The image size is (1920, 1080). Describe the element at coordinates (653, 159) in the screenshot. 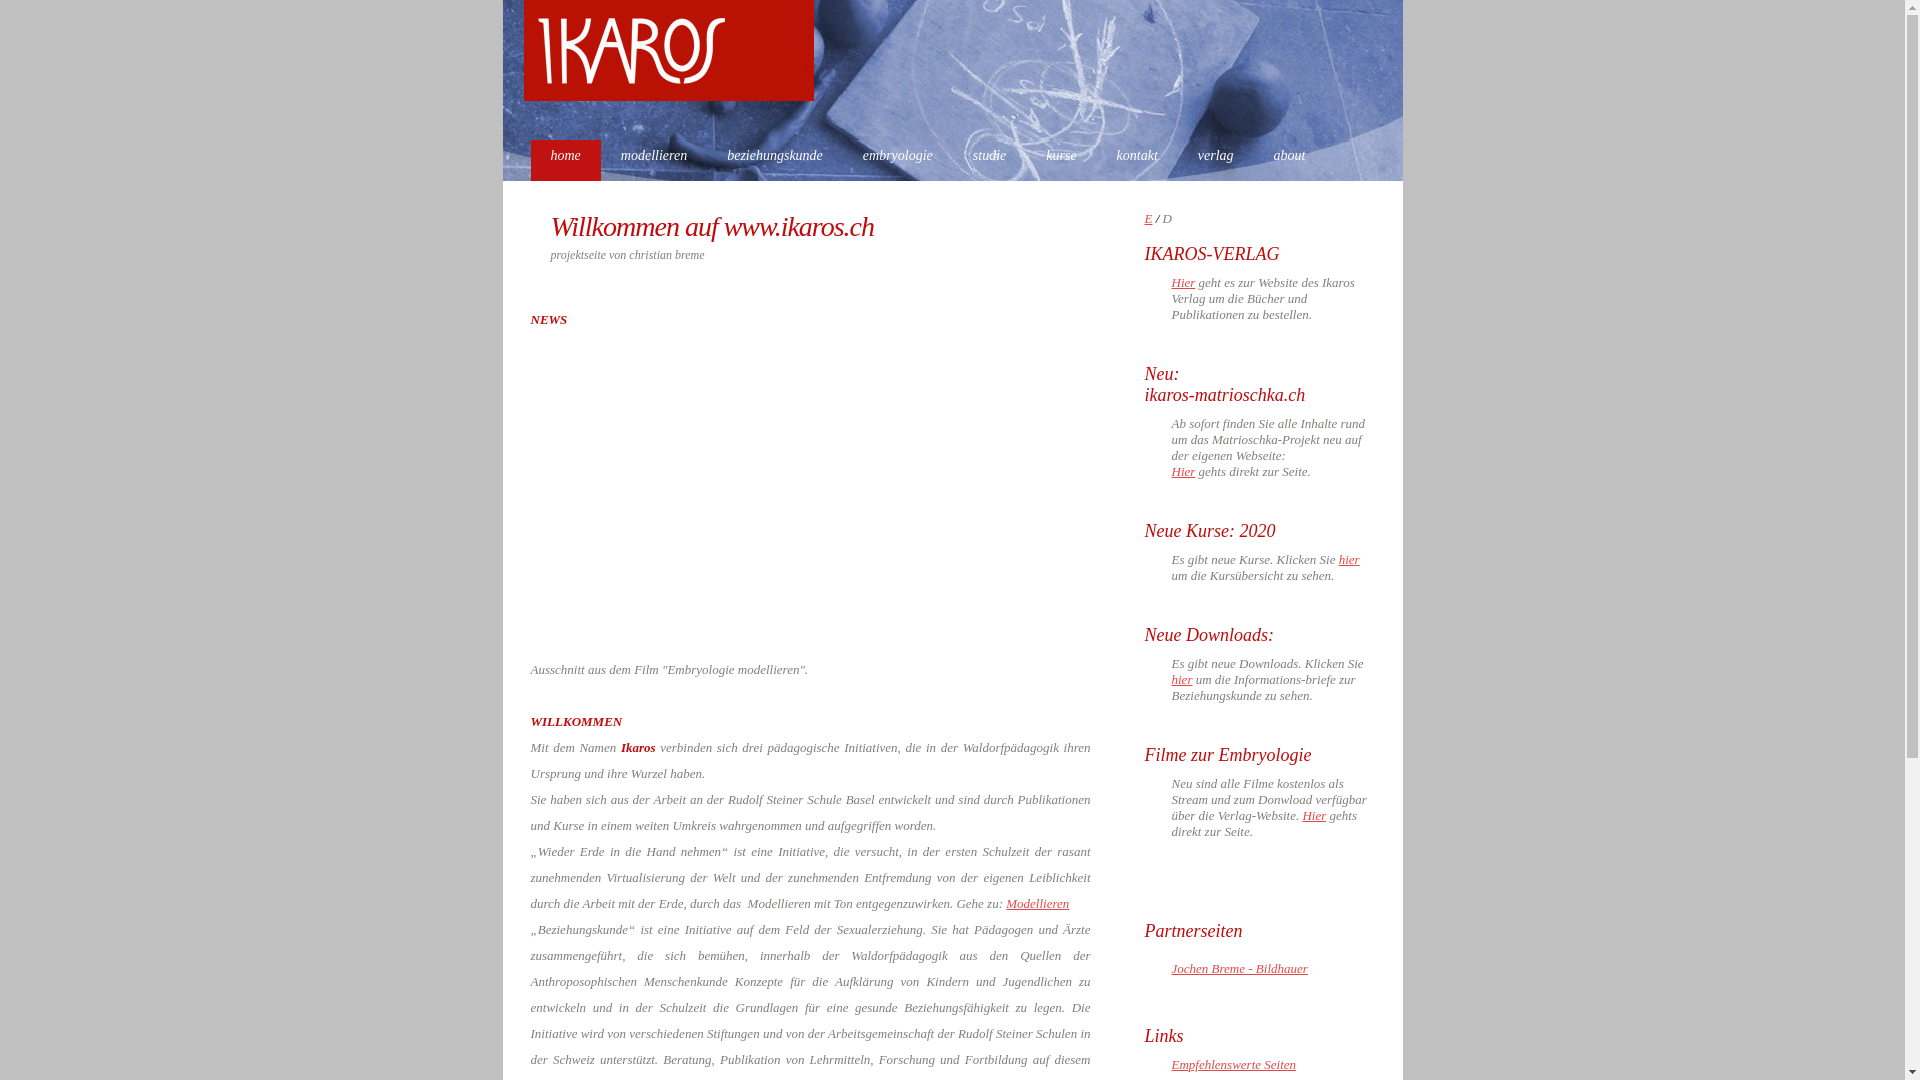

I see `'modellieren'` at that location.